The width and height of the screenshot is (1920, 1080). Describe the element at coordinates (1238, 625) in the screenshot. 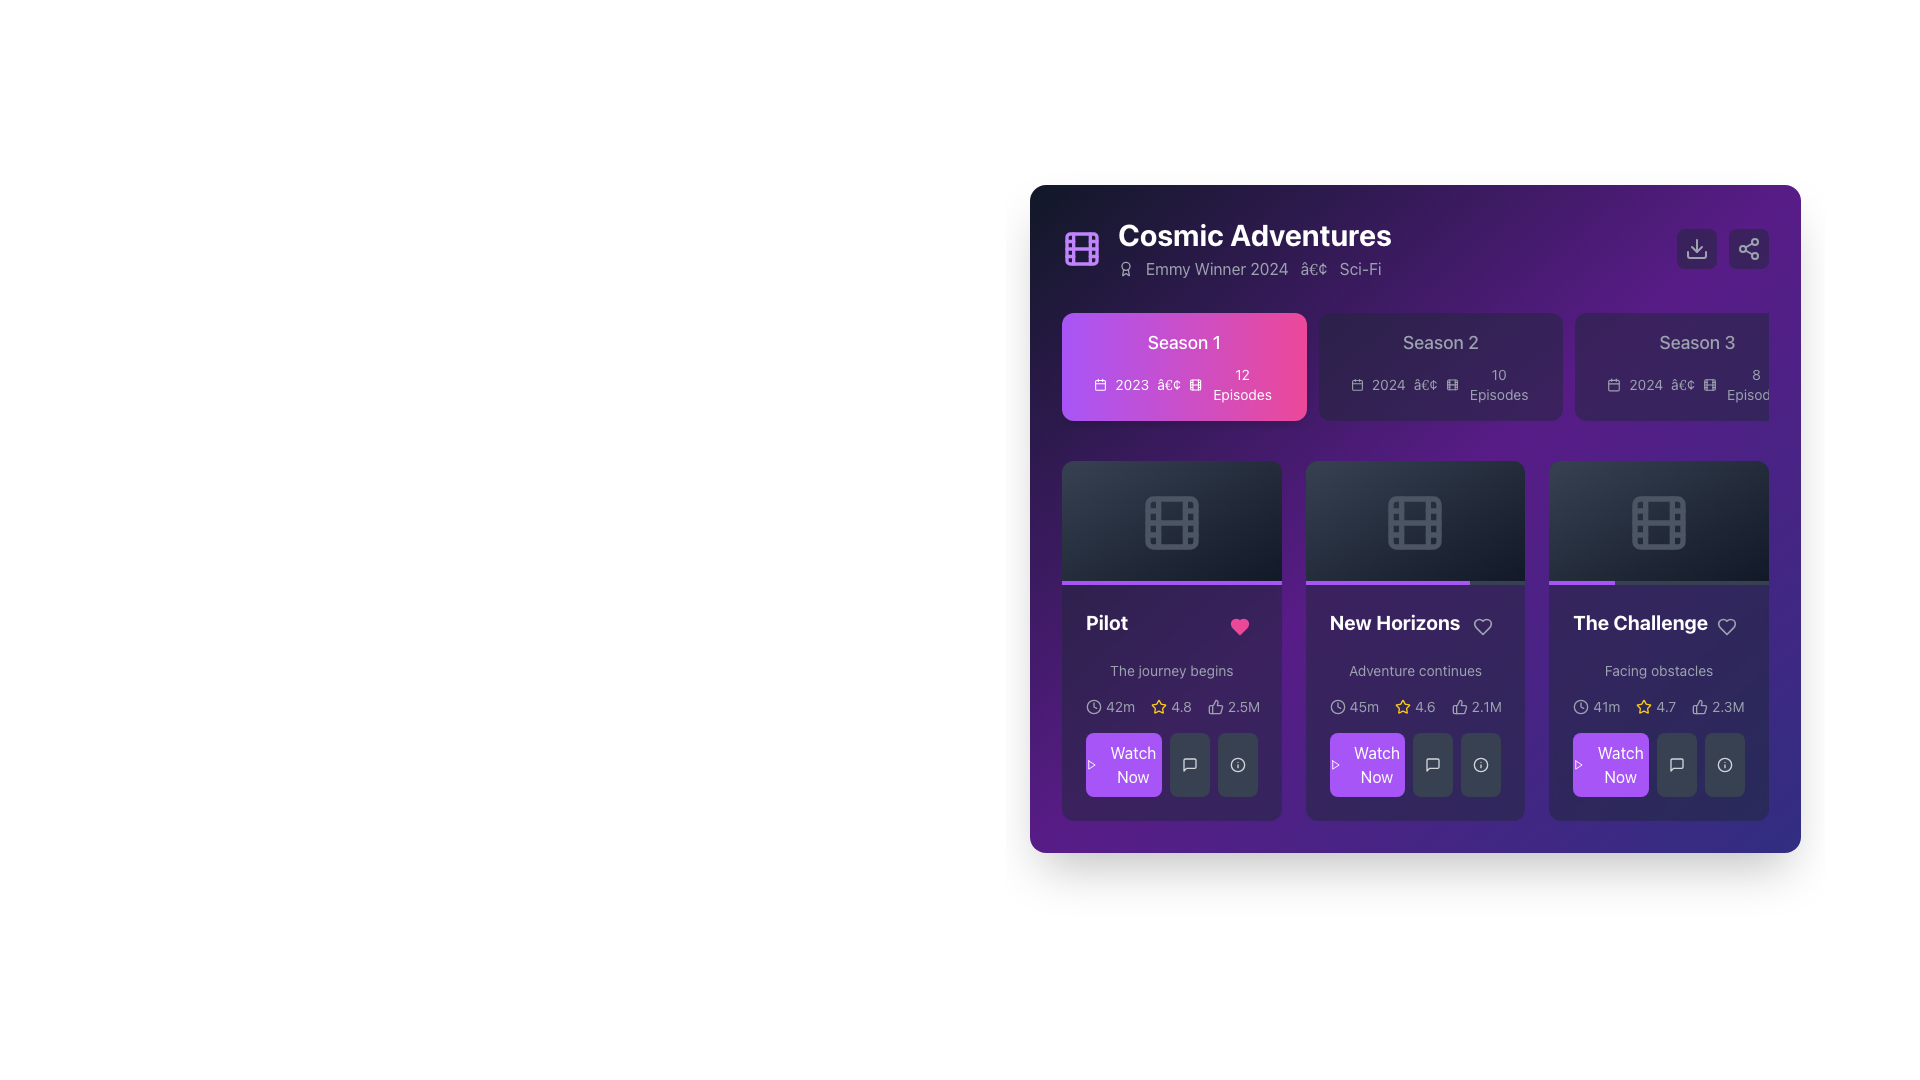

I see `the pink heart-shaped icon to like or favorite, which is located in the upper-right segment of the 'Pilot' card, adjacent to the text-title 'Pilot'` at that location.